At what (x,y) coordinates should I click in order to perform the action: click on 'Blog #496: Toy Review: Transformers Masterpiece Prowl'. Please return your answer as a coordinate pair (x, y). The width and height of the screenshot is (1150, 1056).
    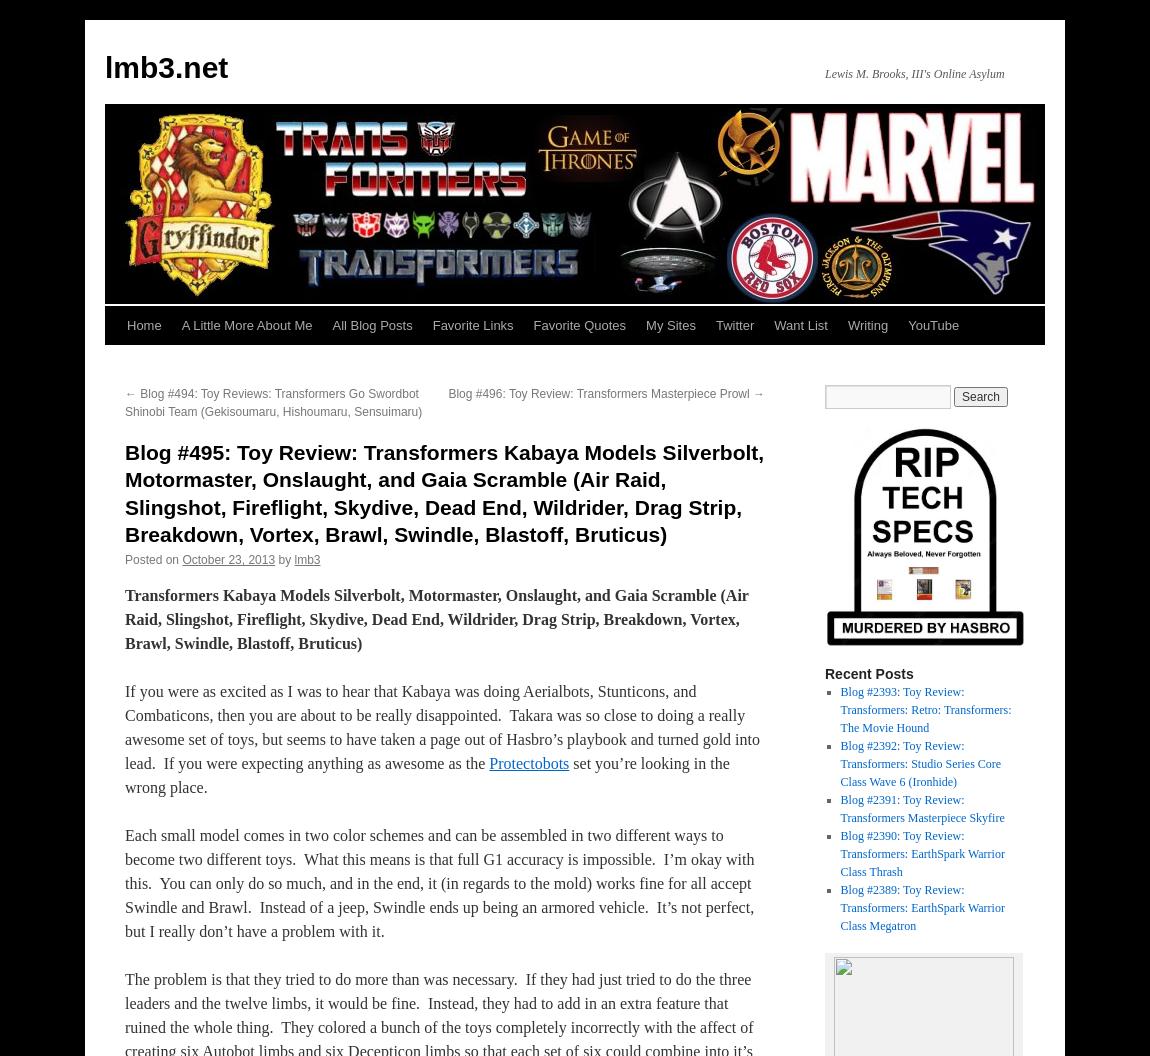
    Looking at the image, I should click on (448, 392).